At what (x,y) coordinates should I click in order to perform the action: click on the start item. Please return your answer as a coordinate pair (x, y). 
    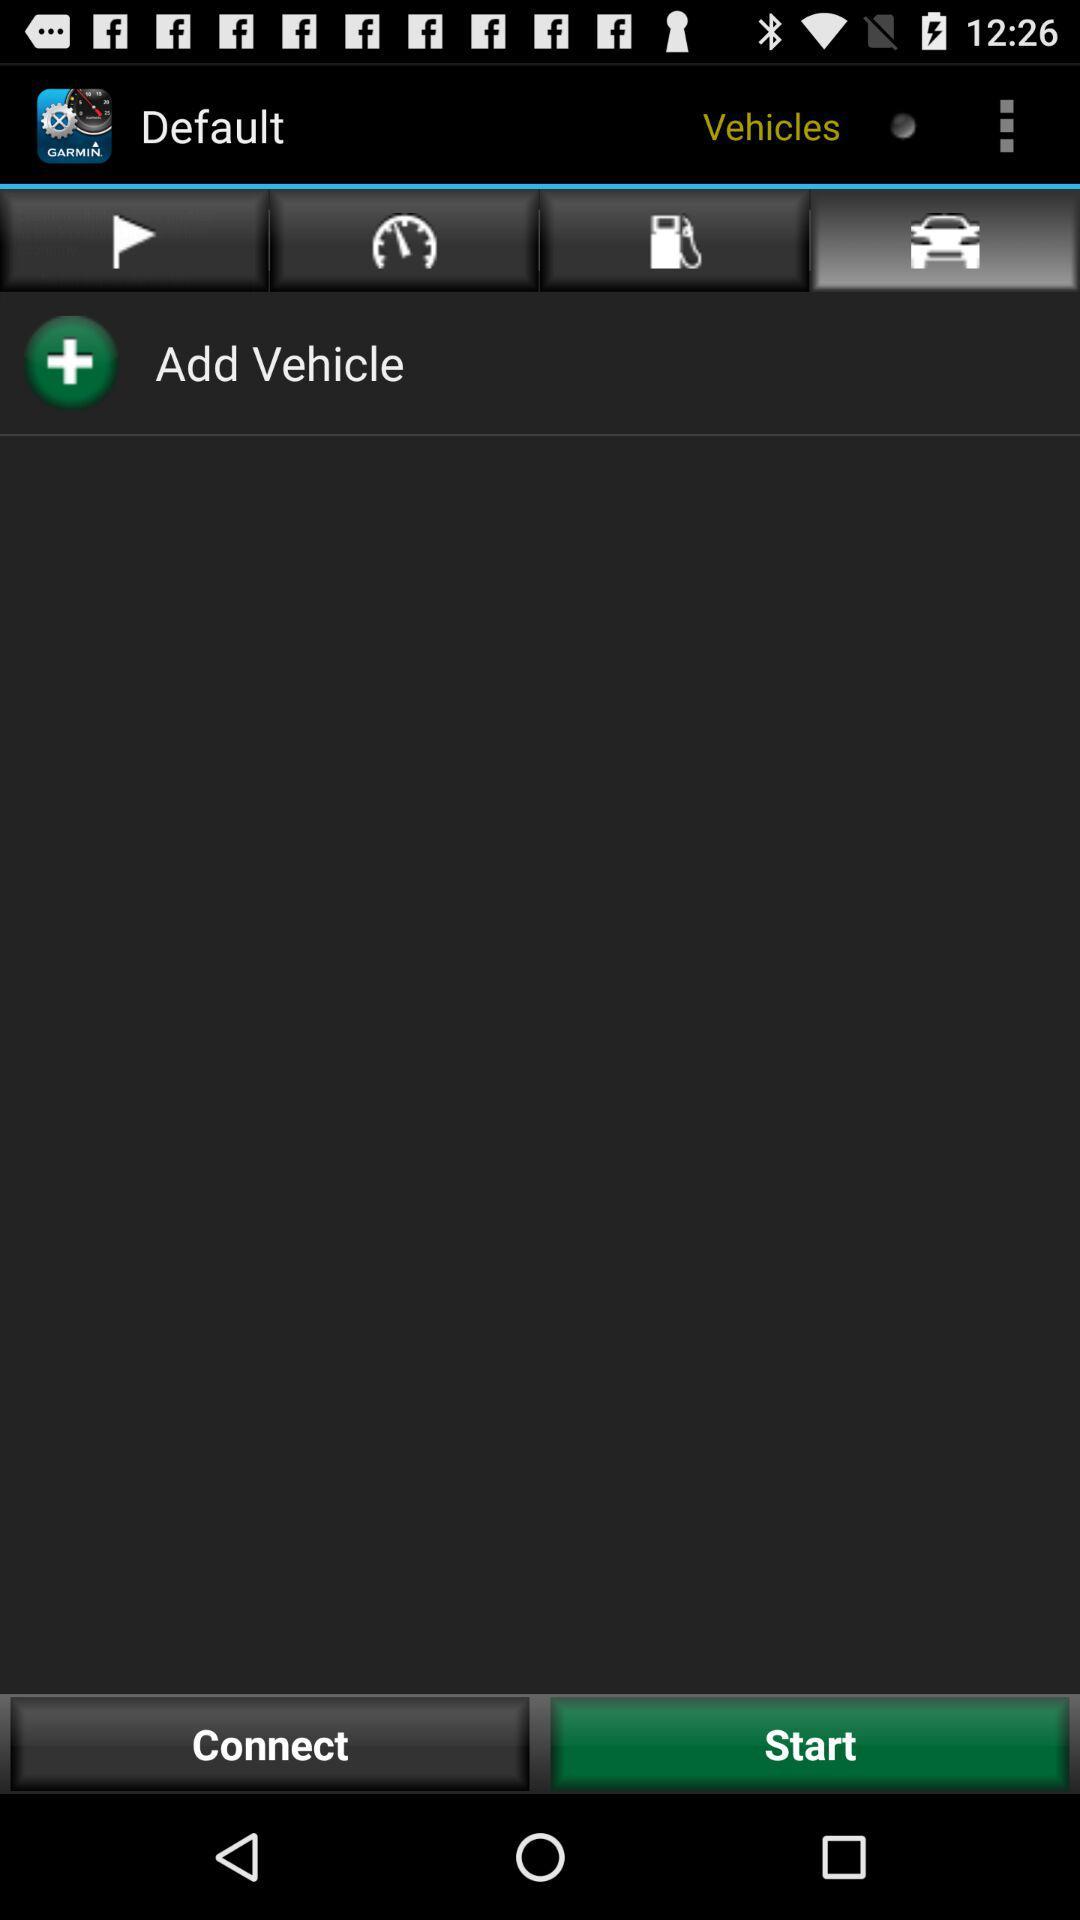
    Looking at the image, I should click on (810, 1743).